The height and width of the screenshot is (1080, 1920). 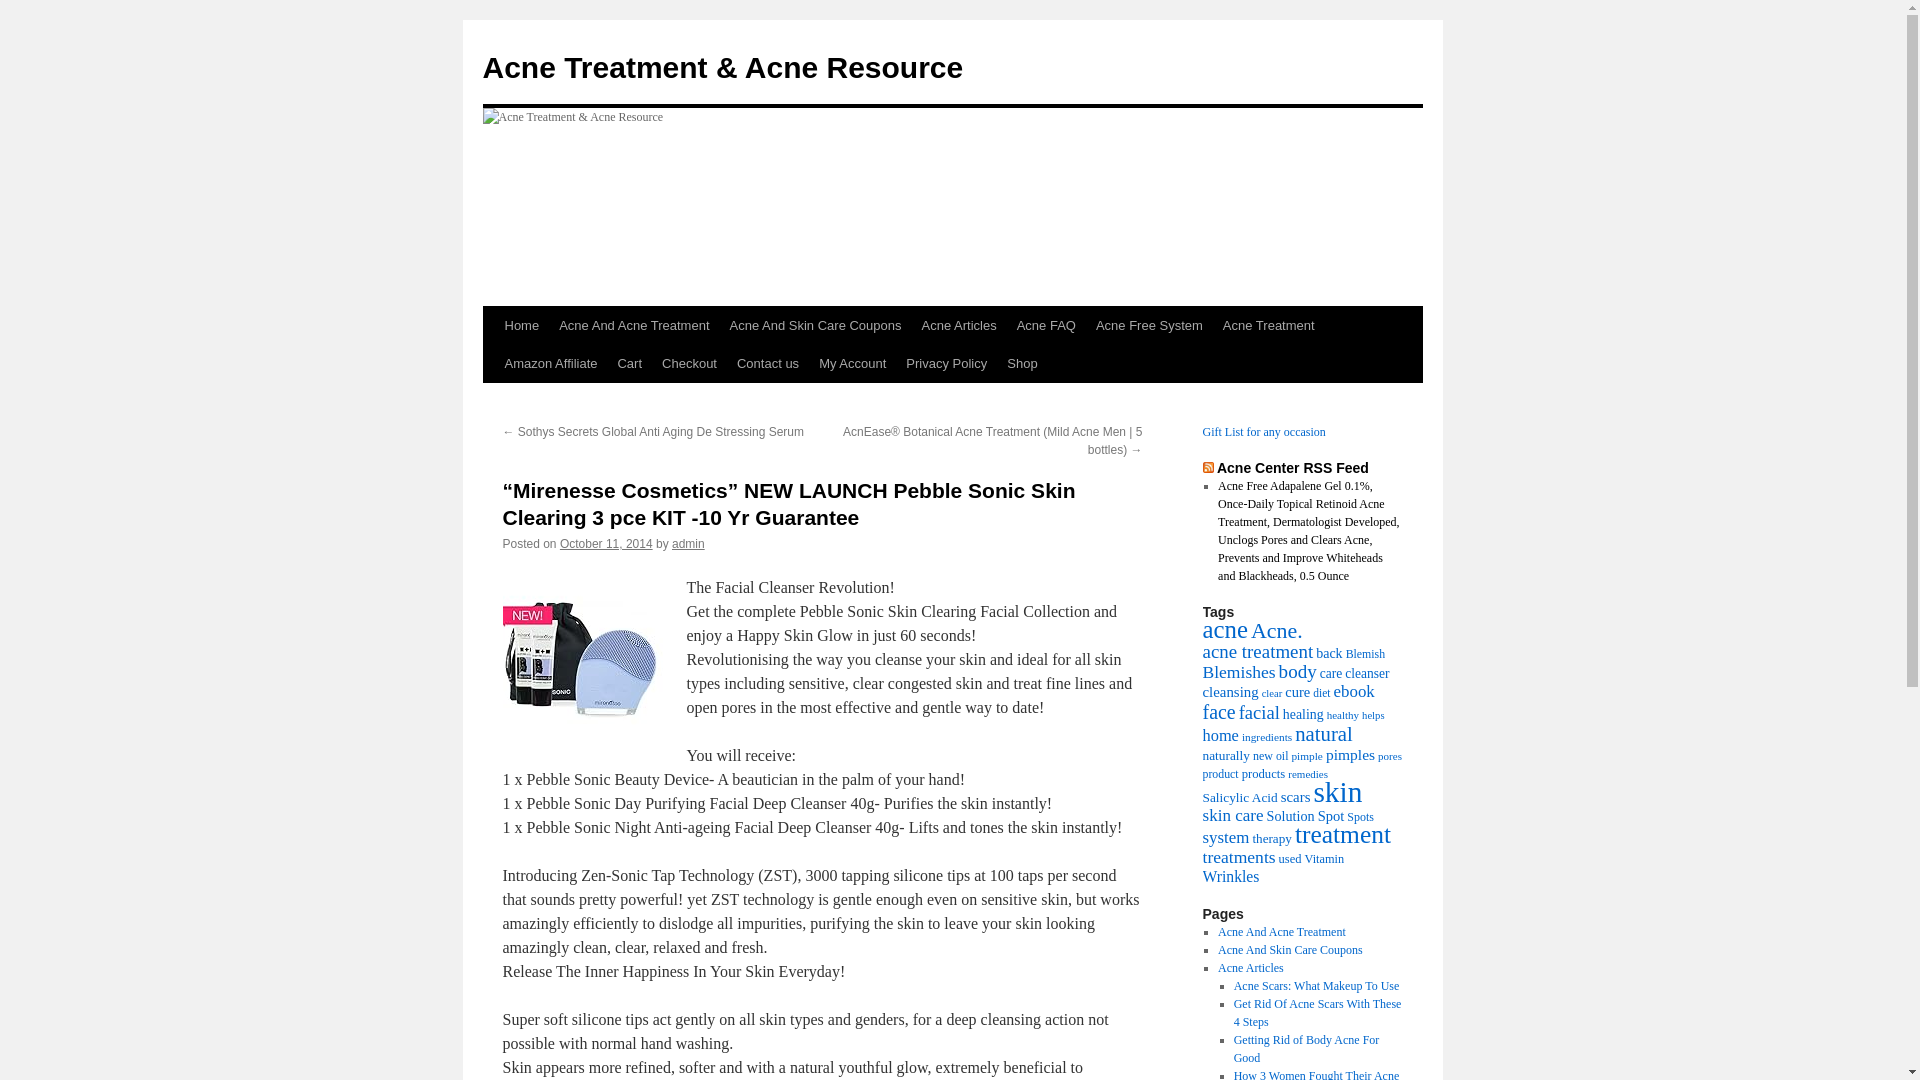 I want to click on 'cure', so click(x=1297, y=690).